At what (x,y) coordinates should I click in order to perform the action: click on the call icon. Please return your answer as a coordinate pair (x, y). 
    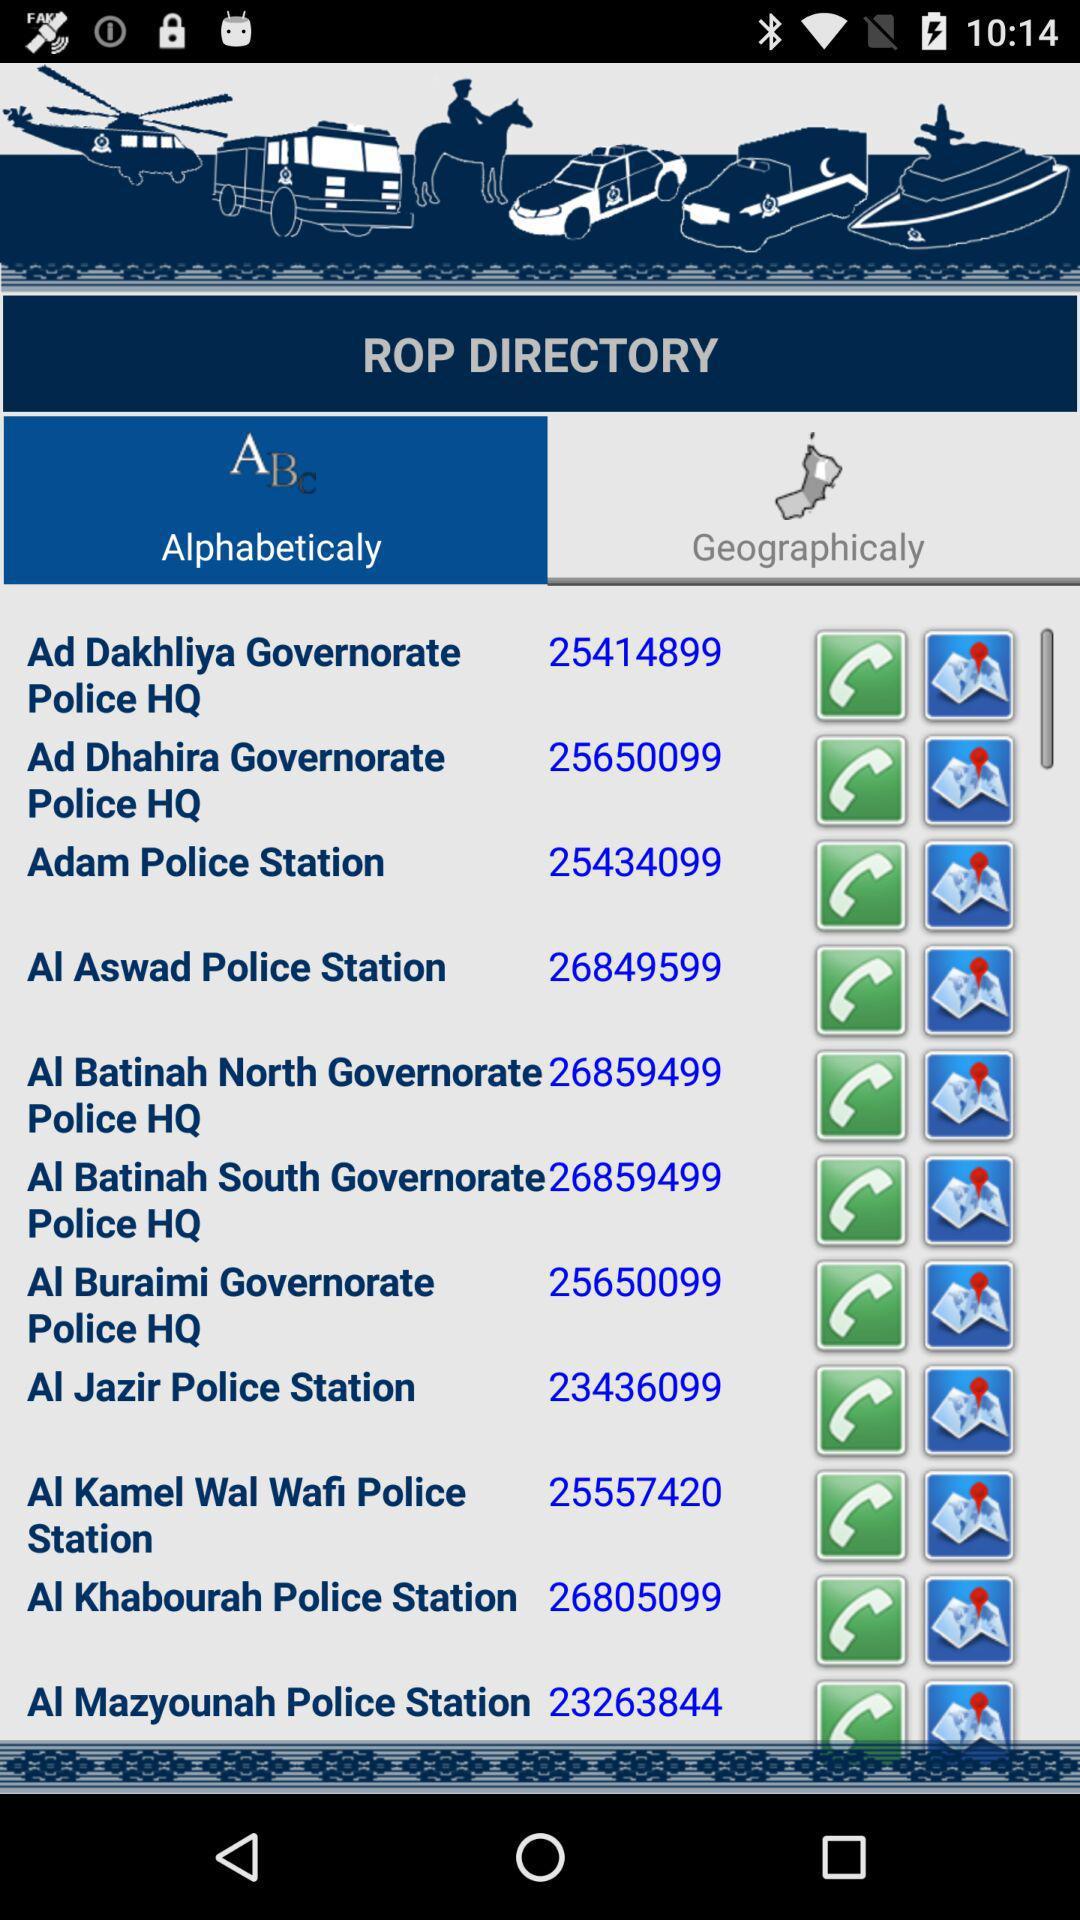
    Looking at the image, I should click on (859, 1622).